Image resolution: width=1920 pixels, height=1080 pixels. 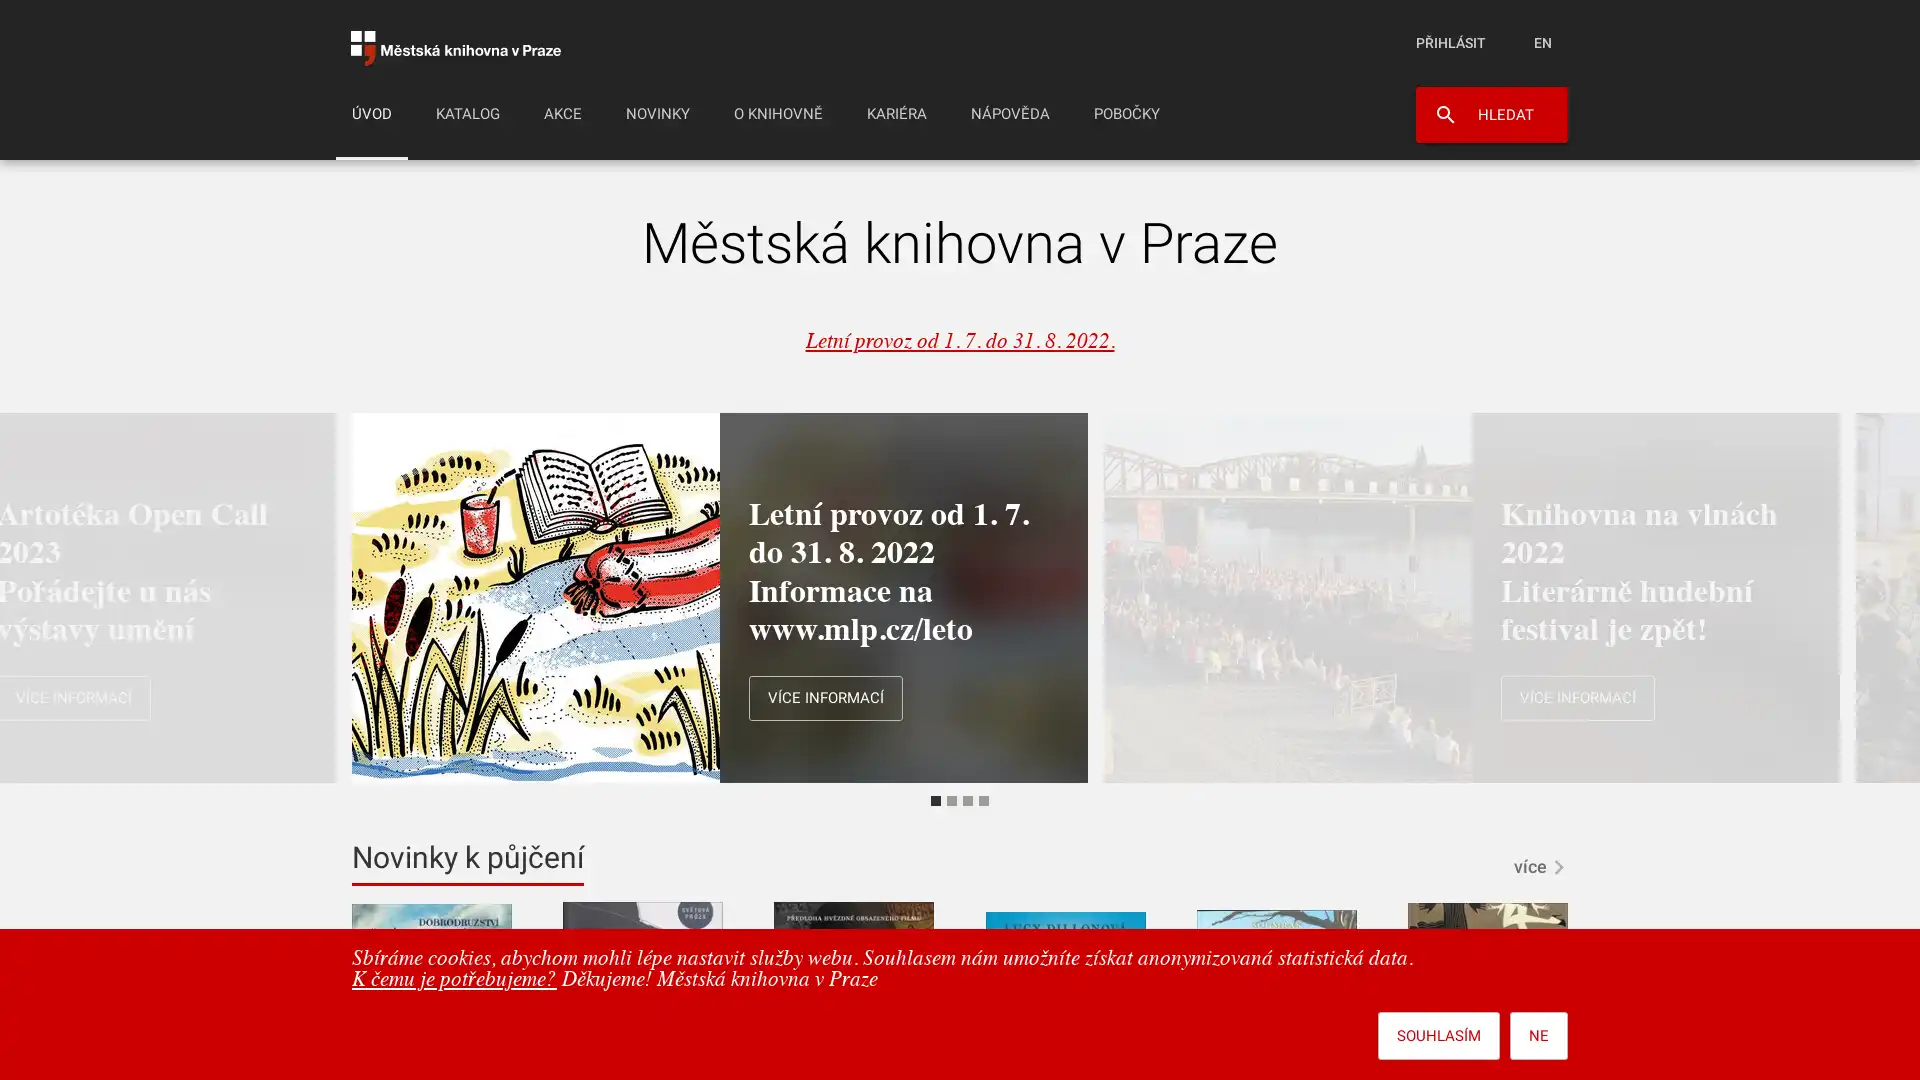 I want to click on NE, so click(x=1538, y=1035).